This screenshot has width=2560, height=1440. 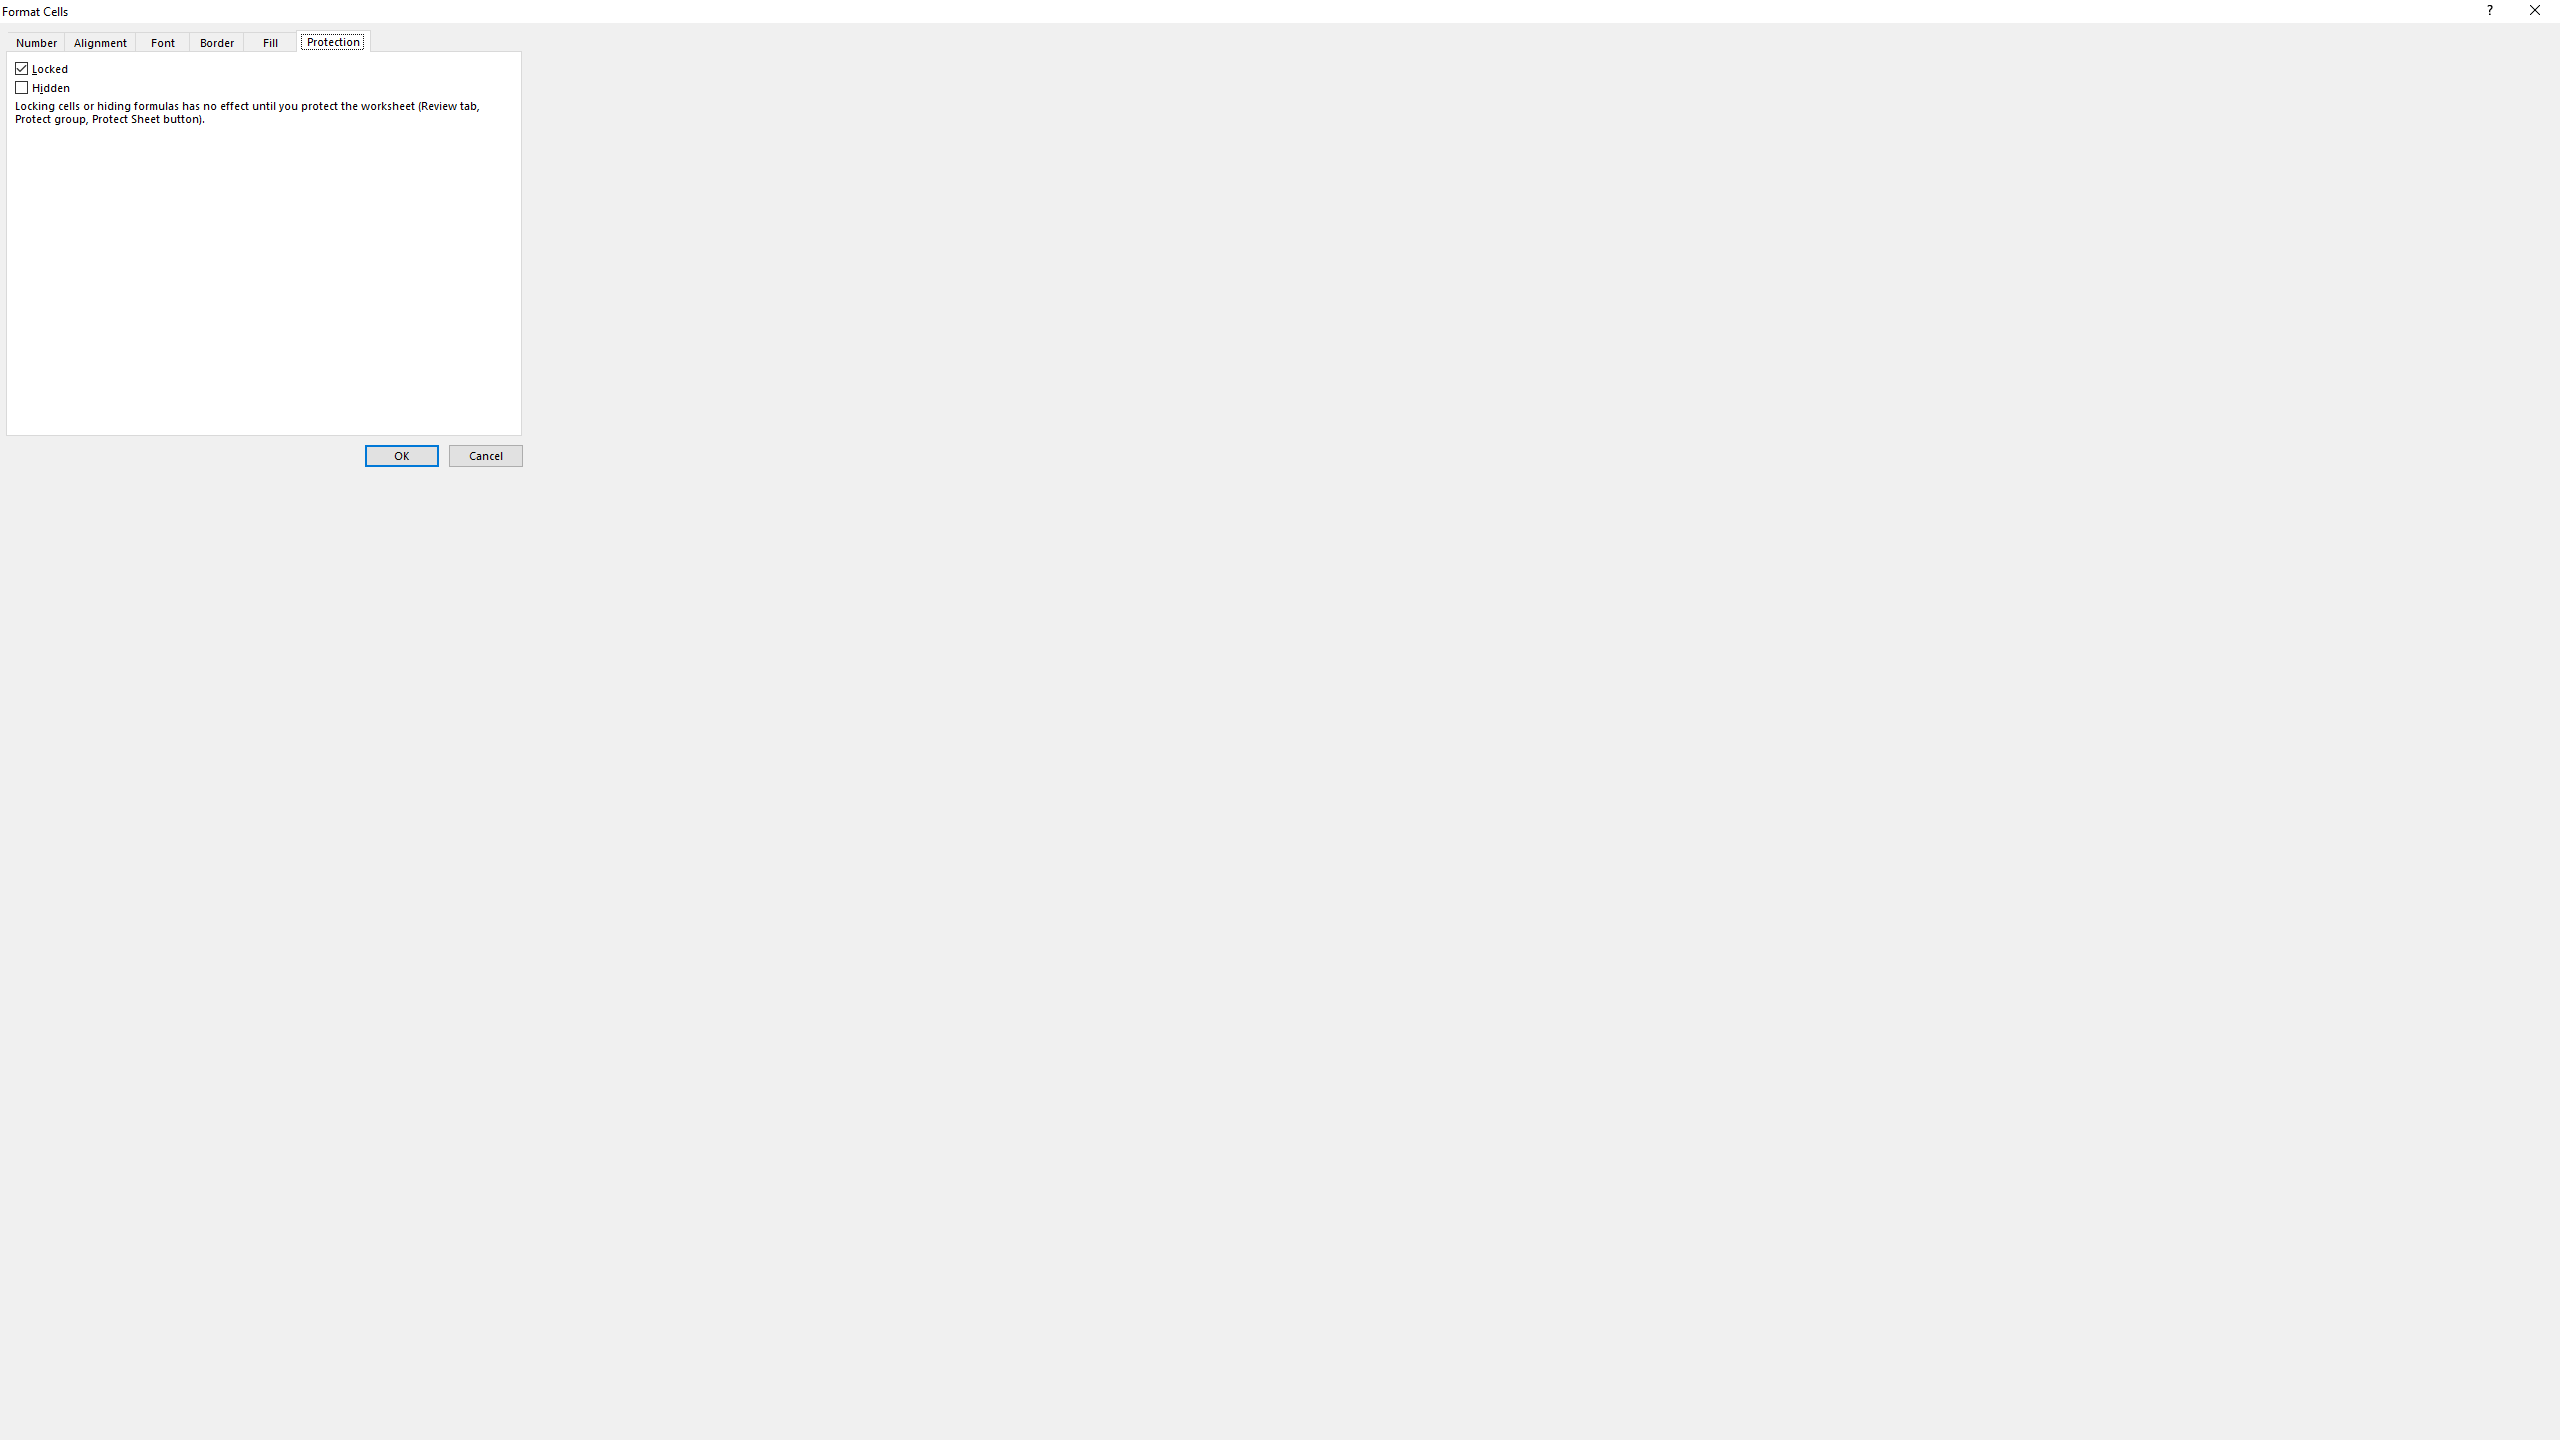 I want to click on 'Cancel', so click(x=485, y=455).